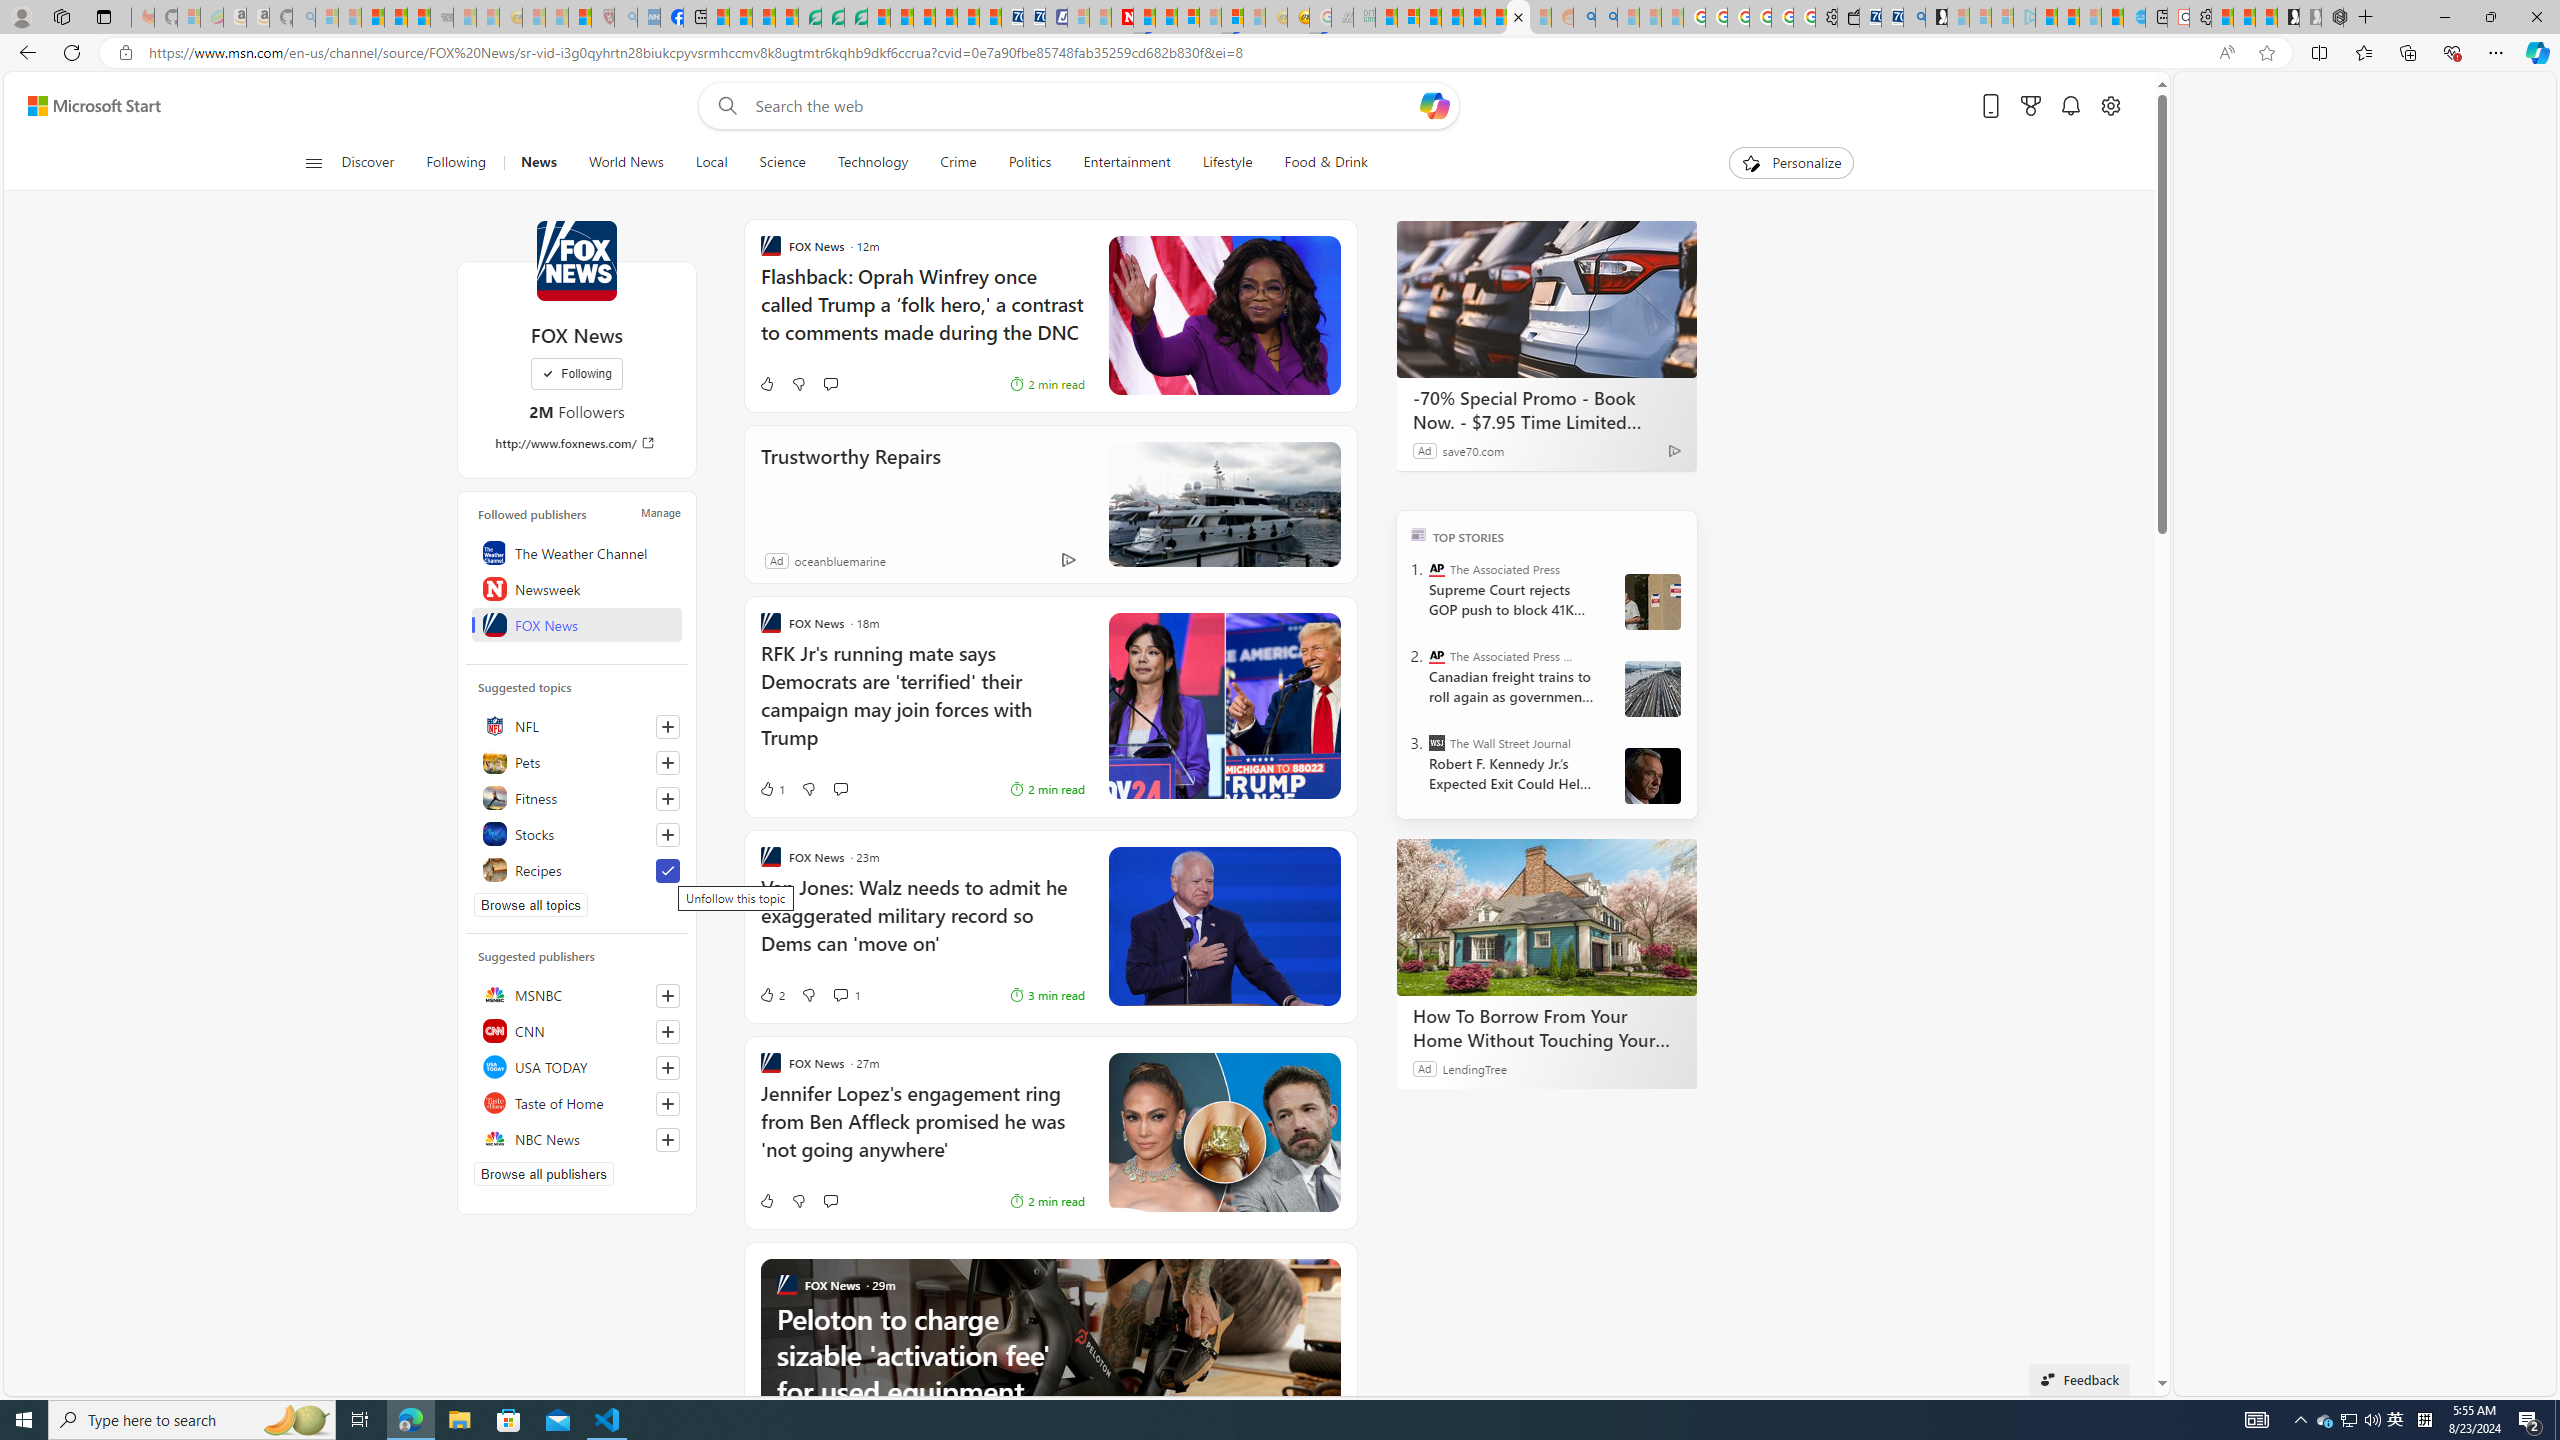 Image resolution: width=2560 pixels, height=1440 pixels. What do you see at coordinates (1084, 104) in the screenshot?
I see `'Enter your search term'` at bounding box center [1084, 104].